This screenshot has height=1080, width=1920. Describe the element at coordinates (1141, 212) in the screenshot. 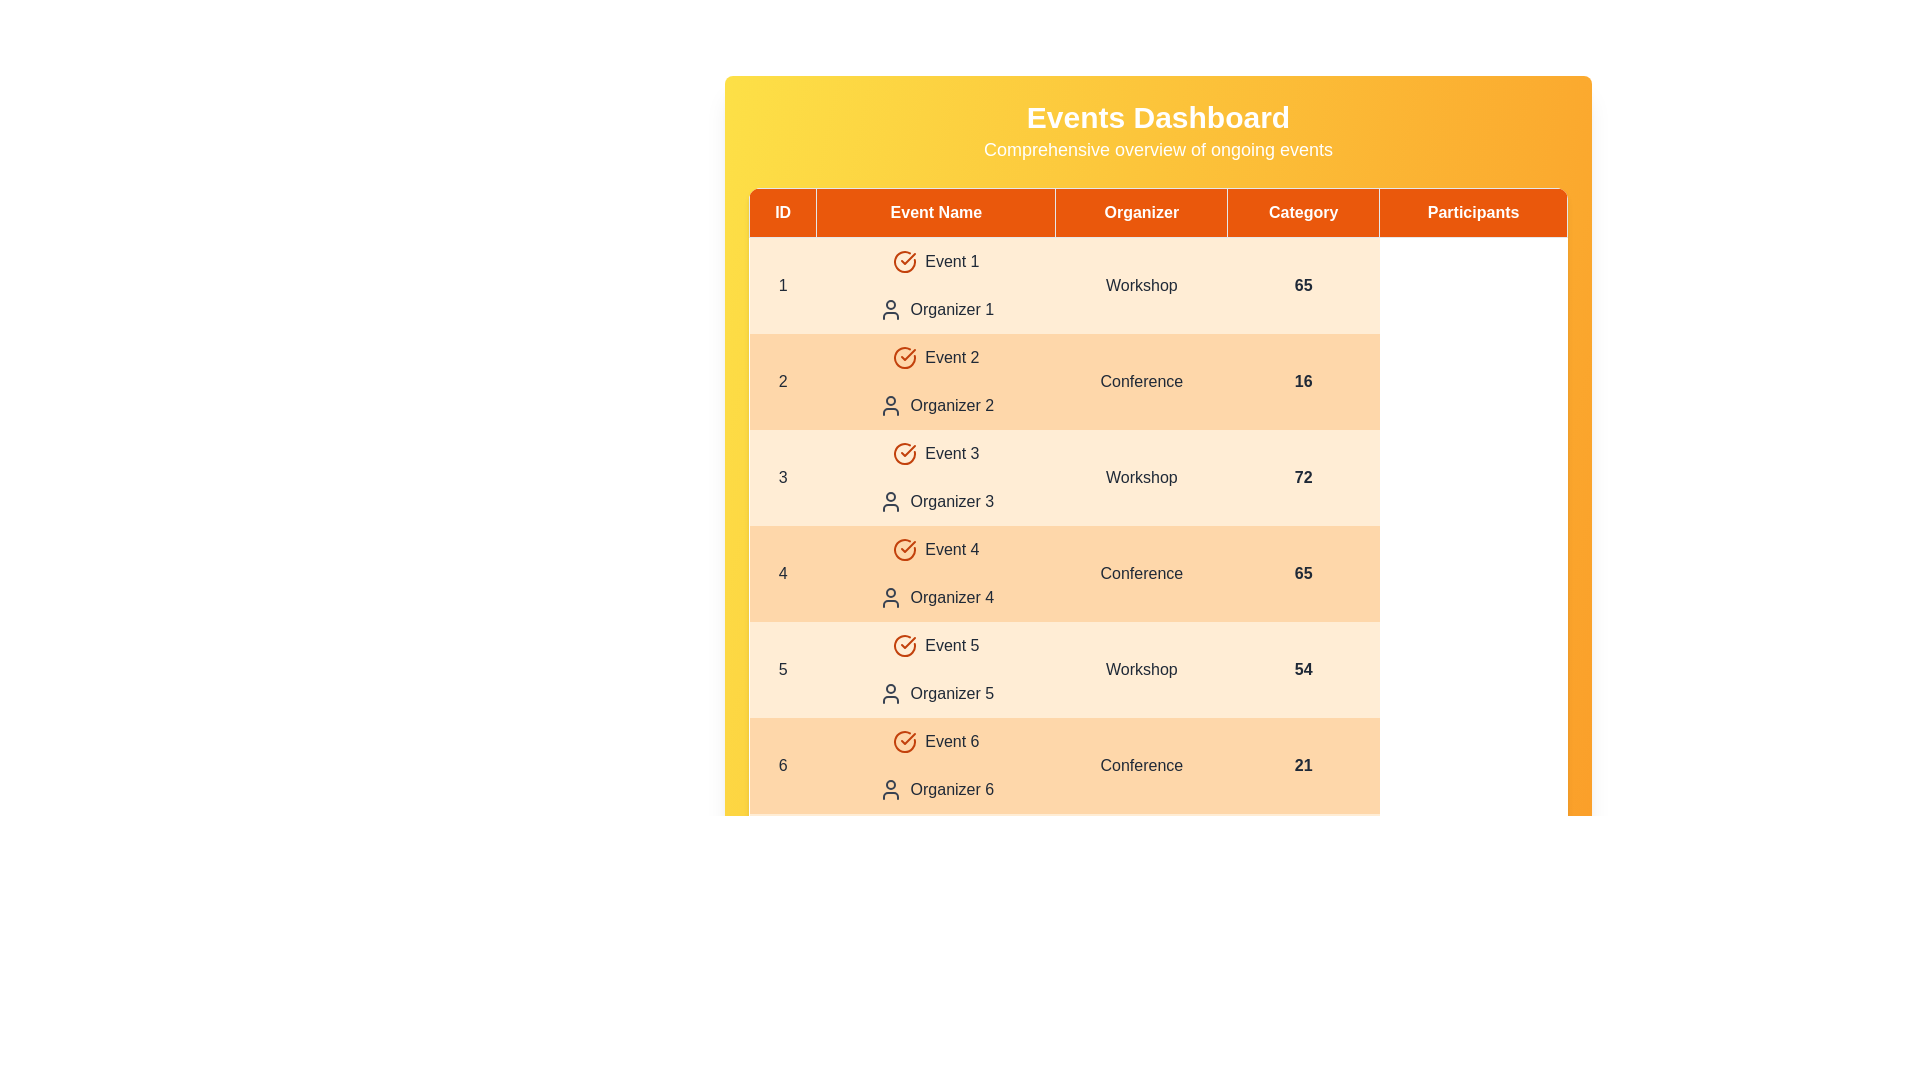

I see `the column header Organizer to sort the table by that column` at that location.